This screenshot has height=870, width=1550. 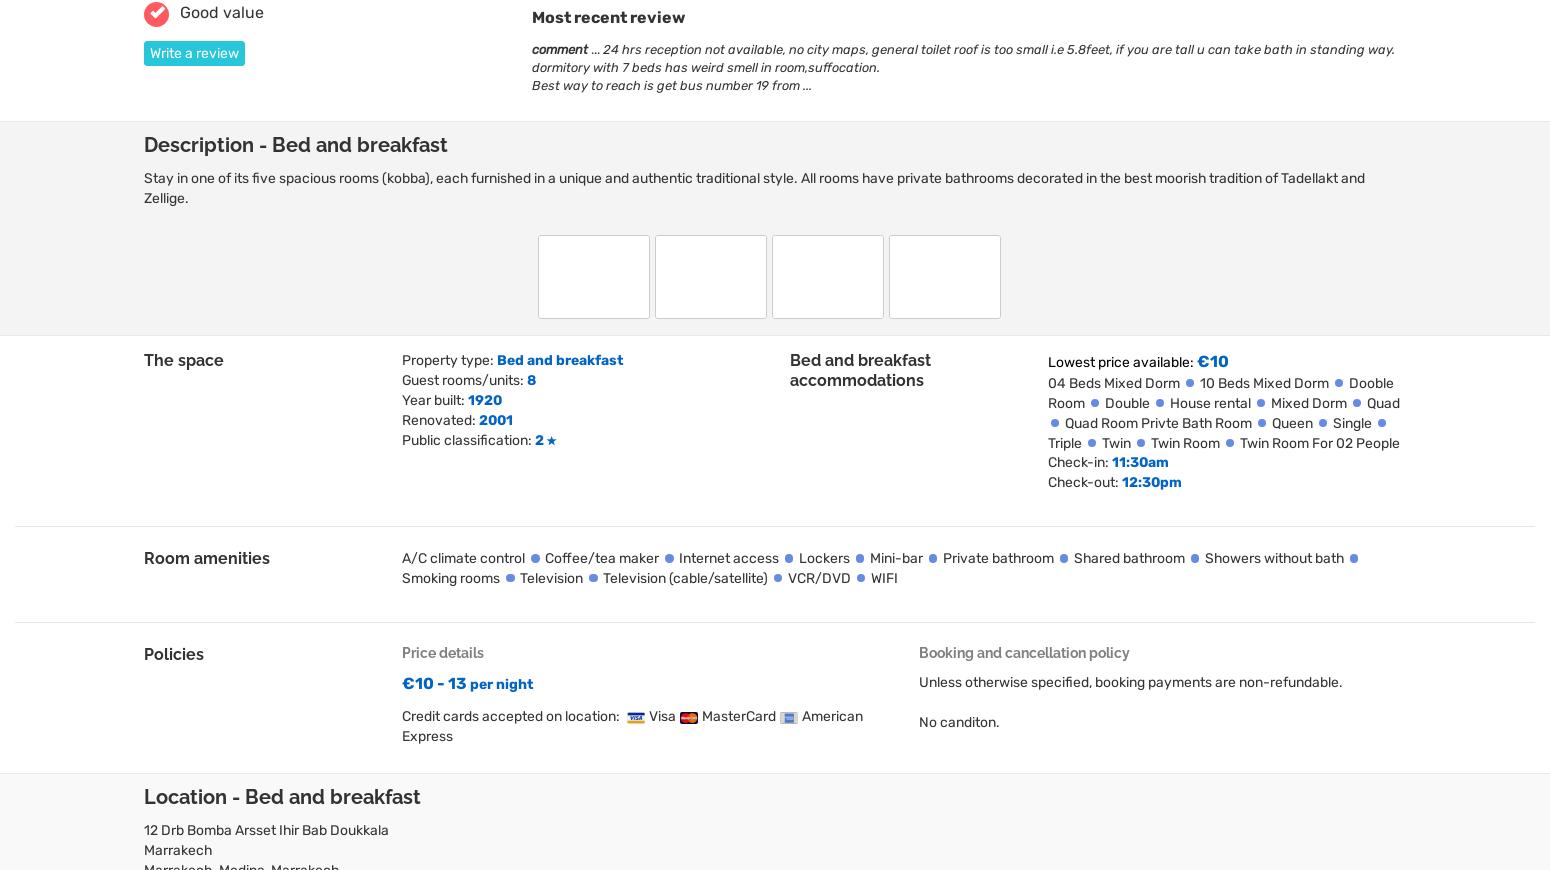 I want to click on 'Stay in one of its five spacious rooms (kobba), each furnished in a unique and authentic traditional style. All rooms have private bathrooms decorated in the best moorish tradition of Tadellakt and Zellige.', so click(x=754, y=187).